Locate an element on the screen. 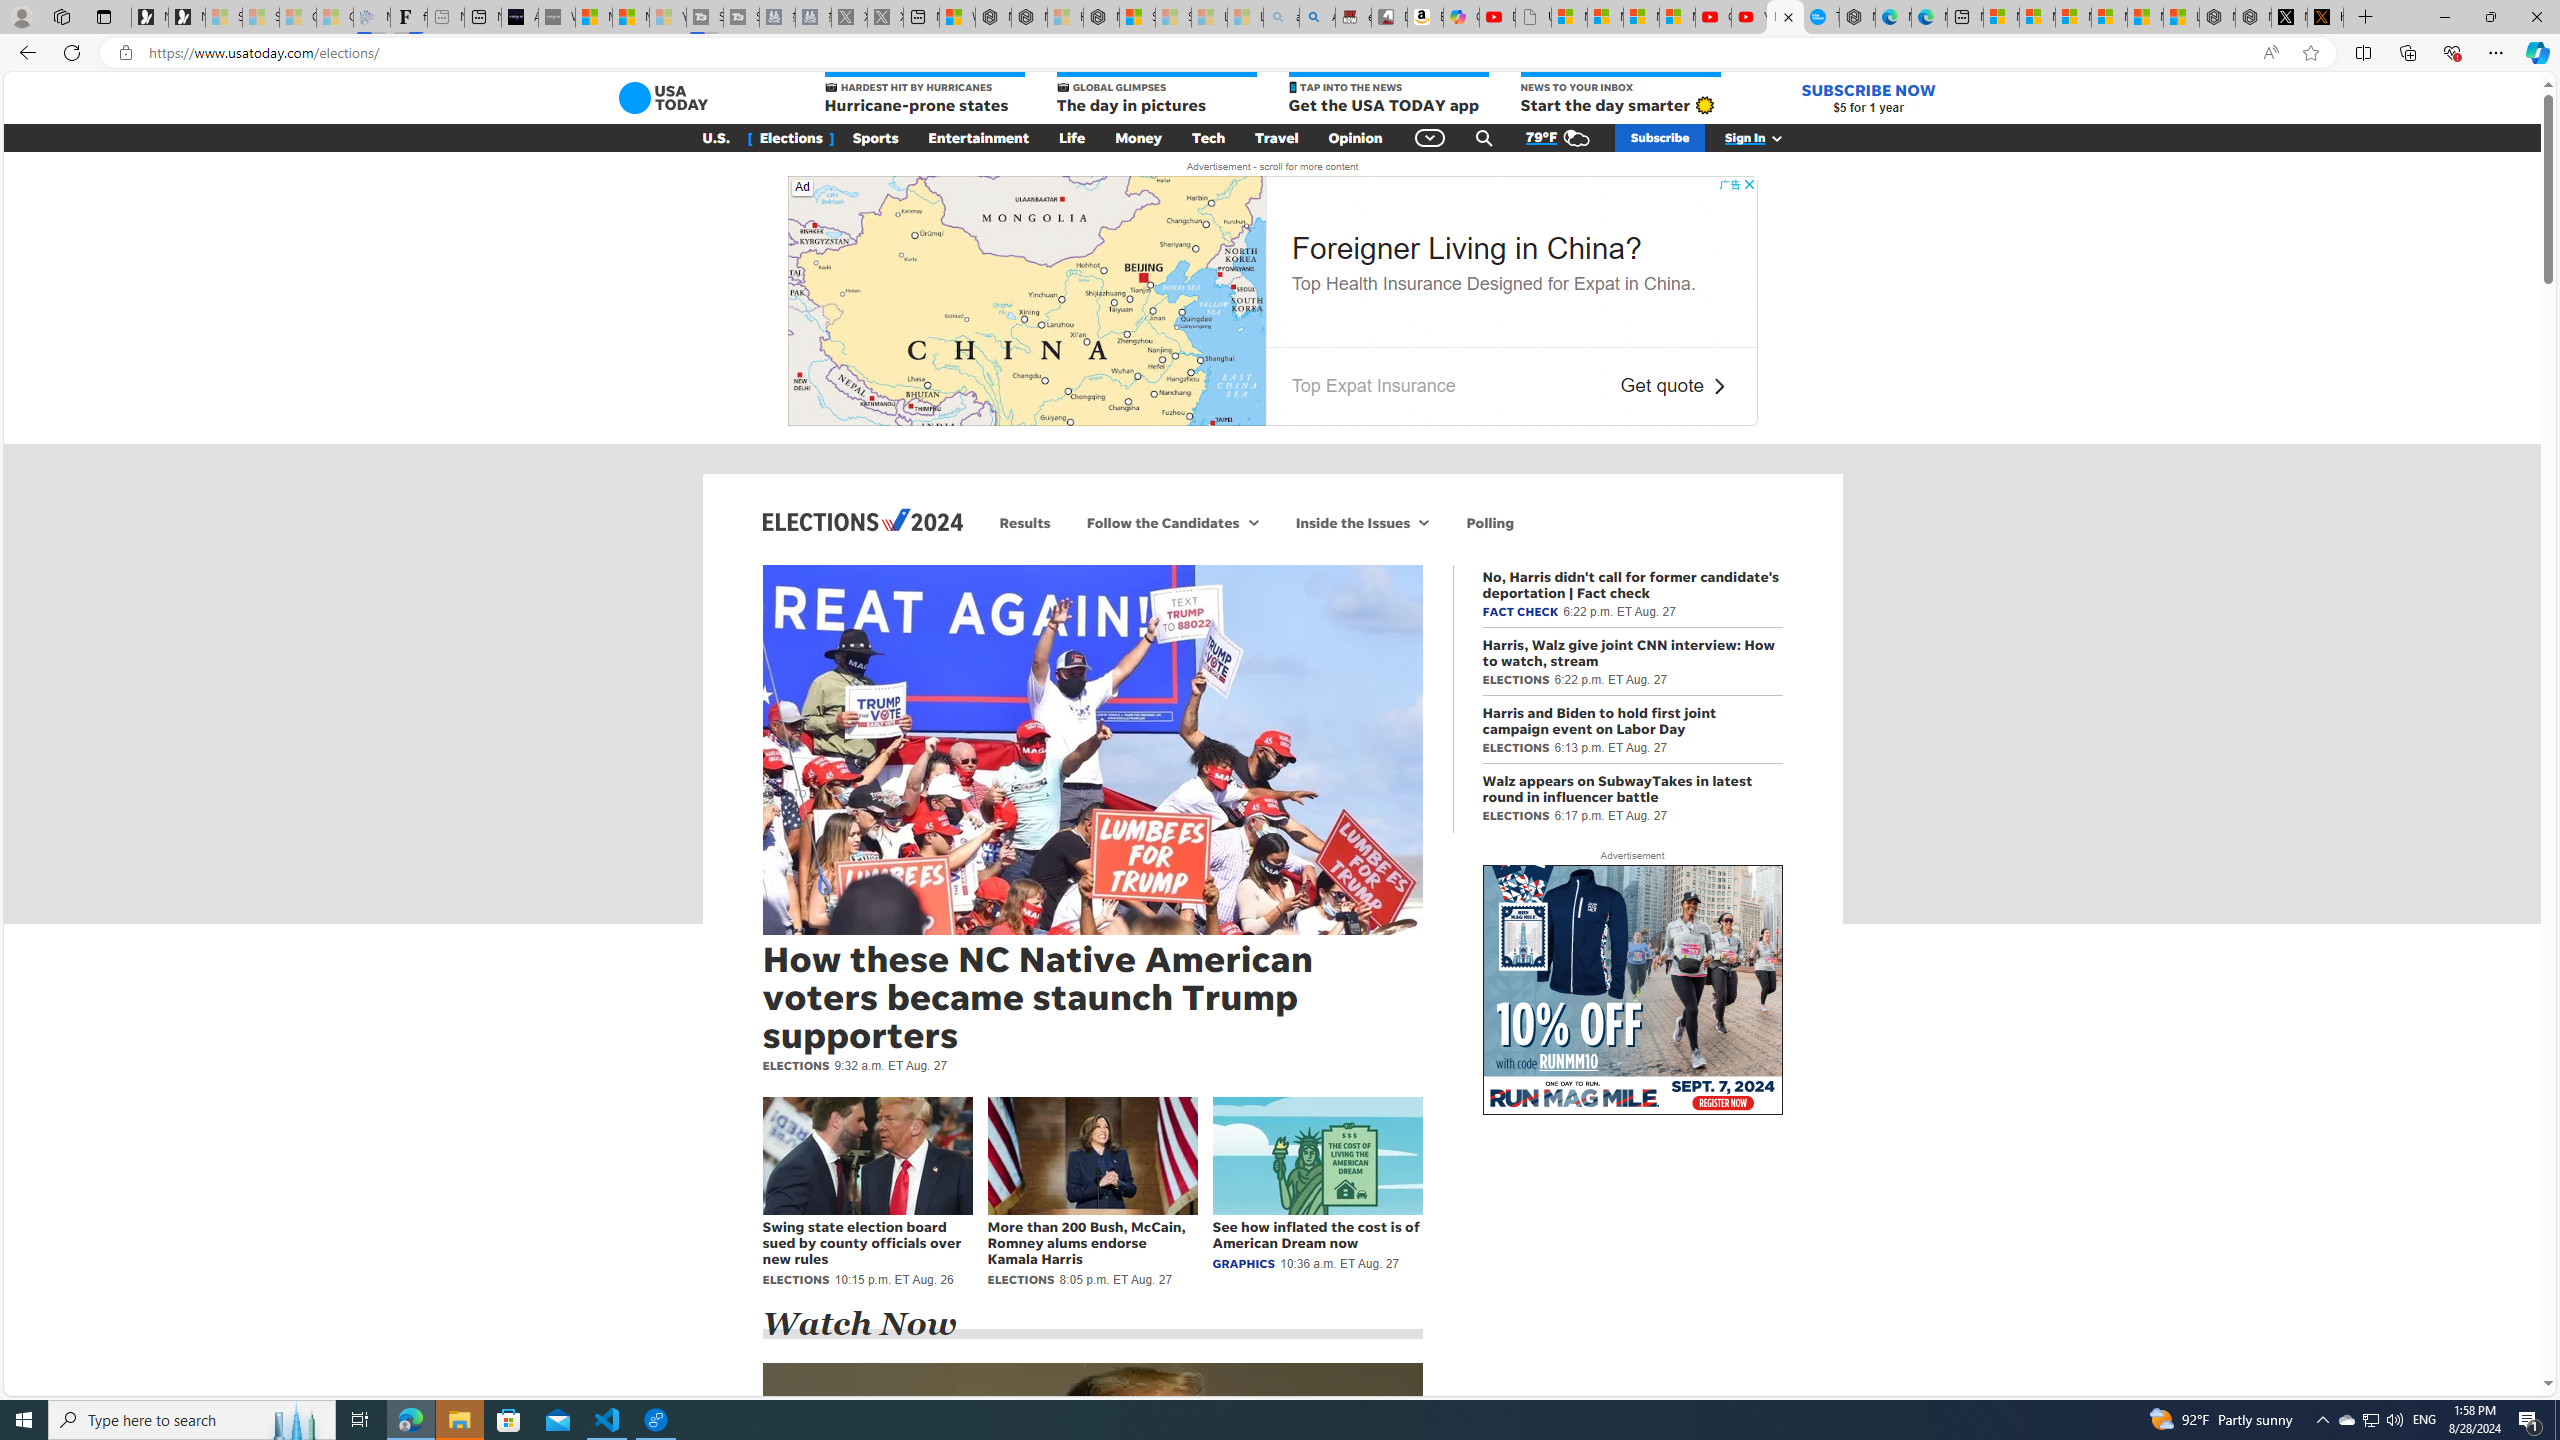 The width and height of the screenshot is (2560, 1440). 'YouTube Kids - An App Created for Kids to Explore Content' is located at coordinates (1748, 16).